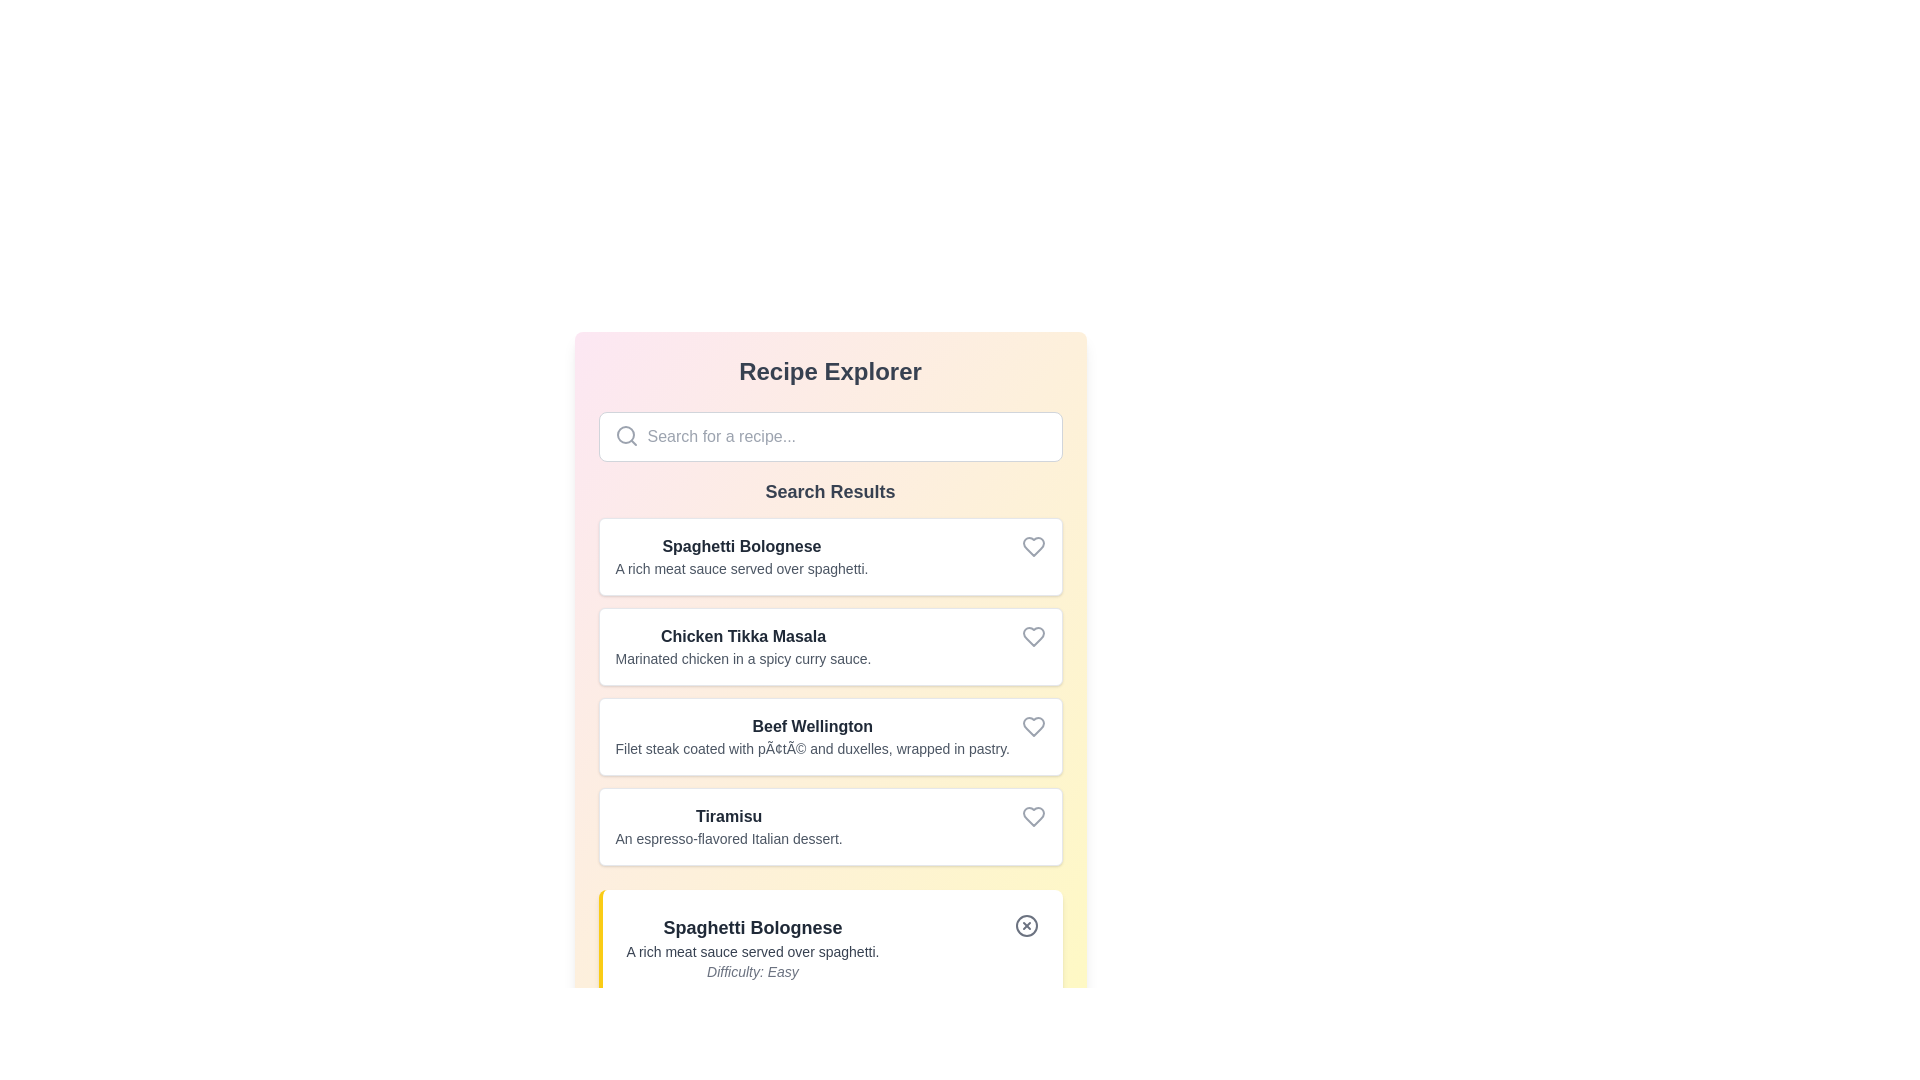 The height and width of the screenshot is (1080, 1920). What do you see at coordinates (1033, 817) in the screenshot?
I see `the heart-shaped icon button, which is the fourth in sequence next to the 'Tiramisu' item in the Search Results section` at bounding box center [1033, 817].